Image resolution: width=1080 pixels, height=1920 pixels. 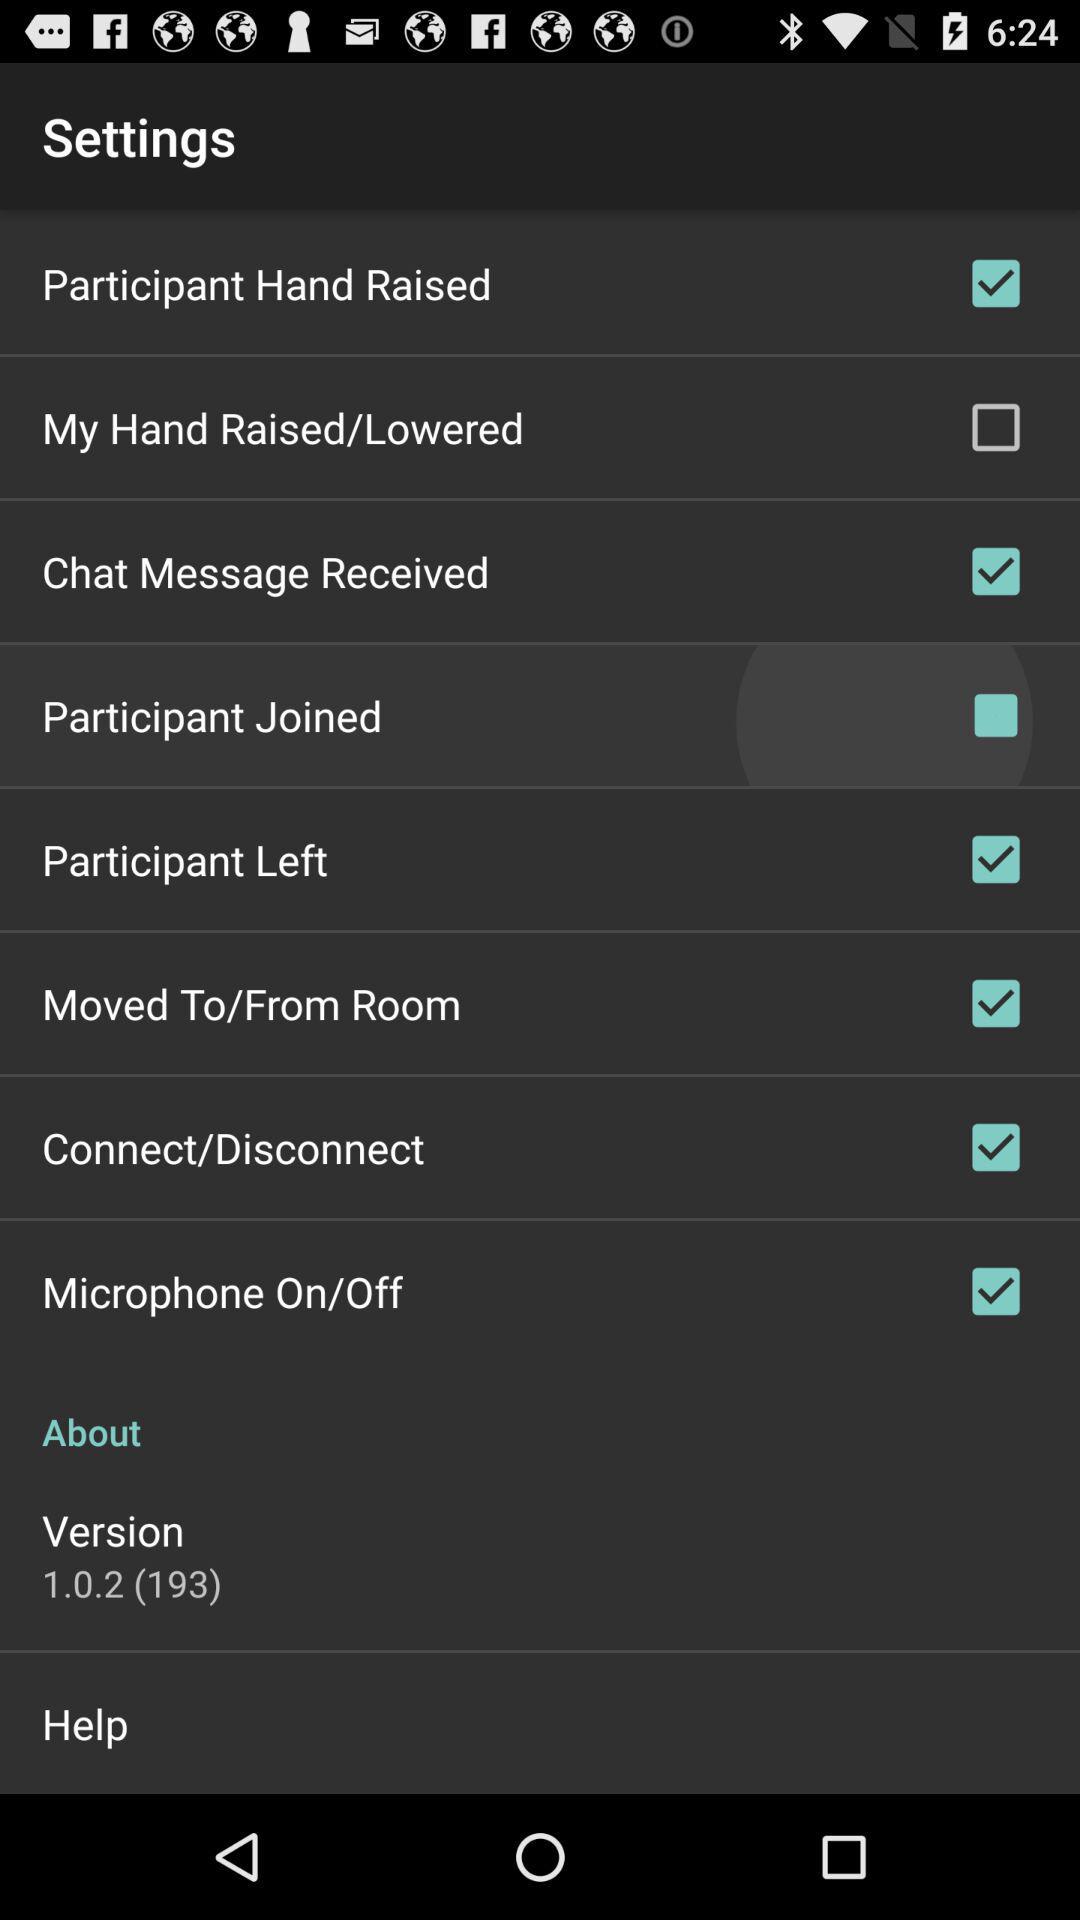 What do you see at coordinates (184, 859) in the screenshot?
I see `participant left app` at bounding box center [184, 859].